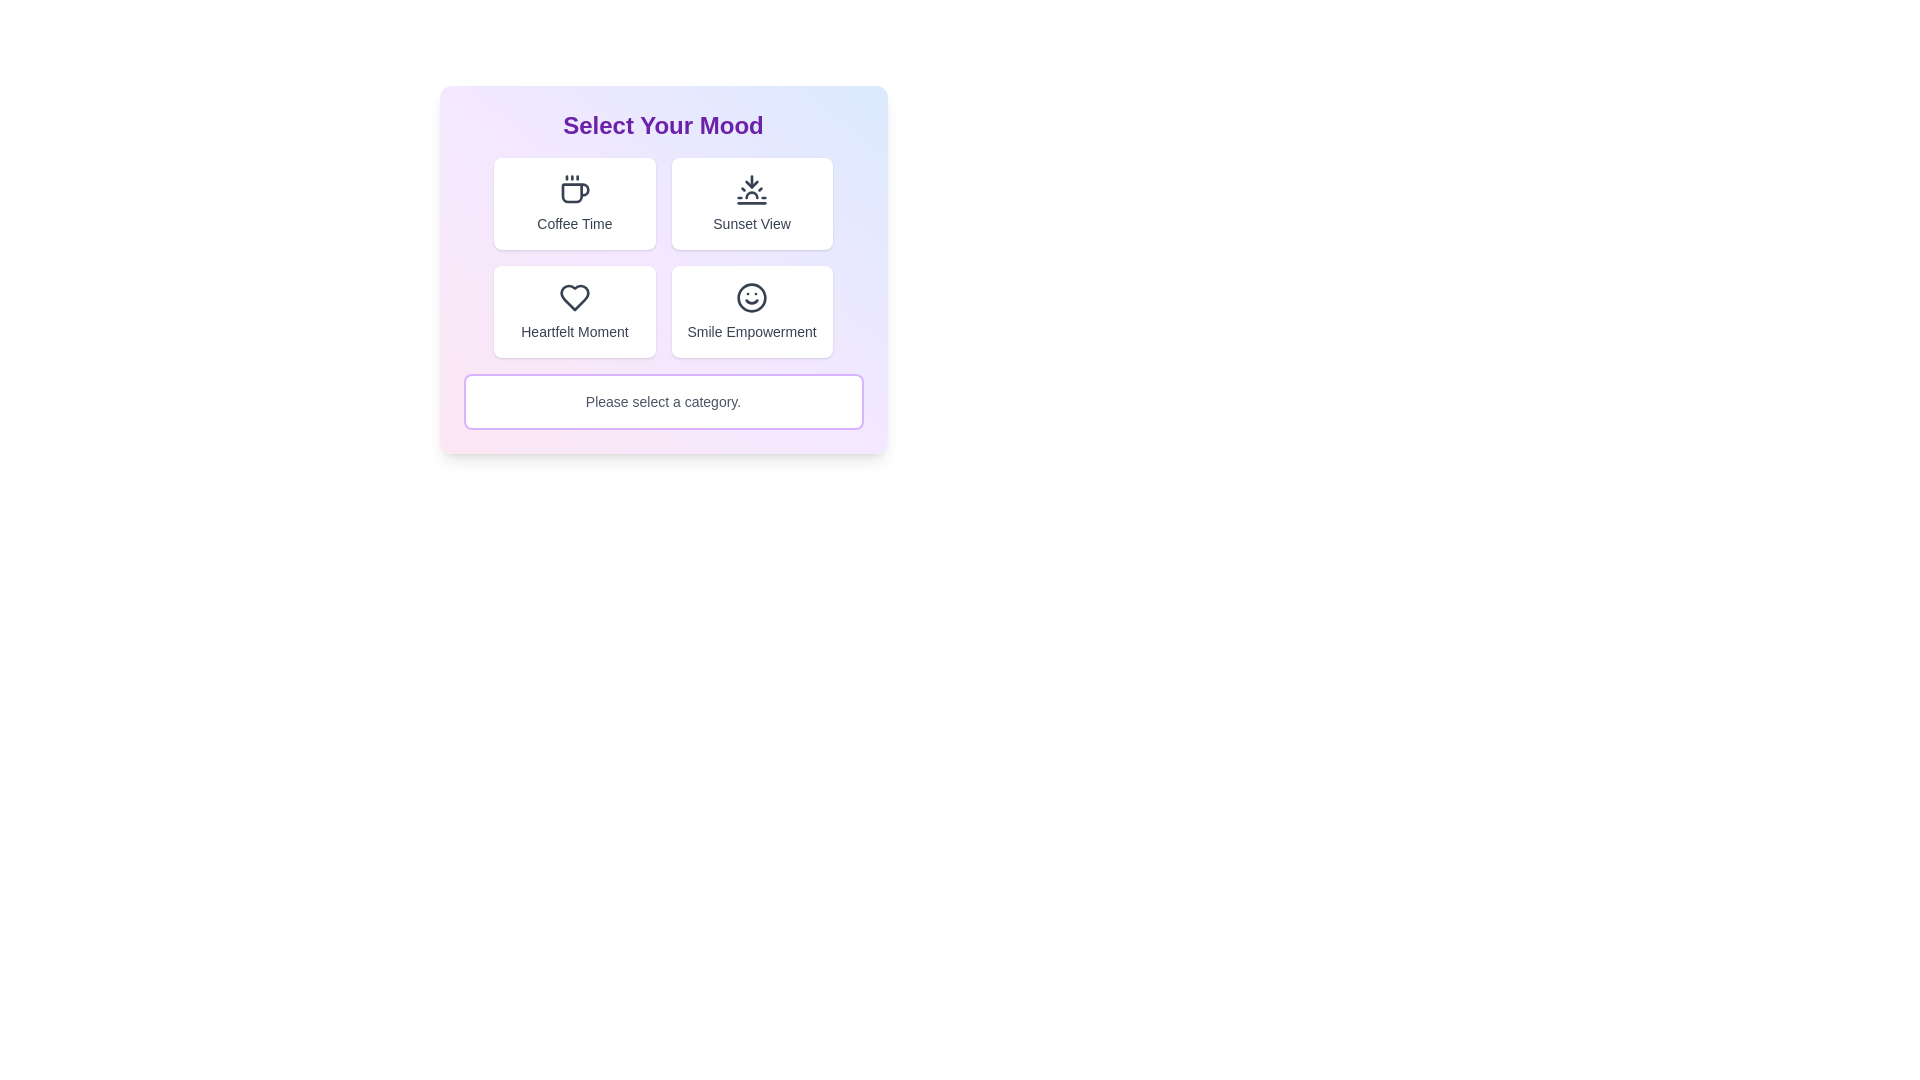  What do you see at coordinates (663, 401) in the screenshot?
I see `the Text Label that instructs the user to make a category selection located at the bottom center of the 'Select Your Mood' box` at bounding box center [663, 401].